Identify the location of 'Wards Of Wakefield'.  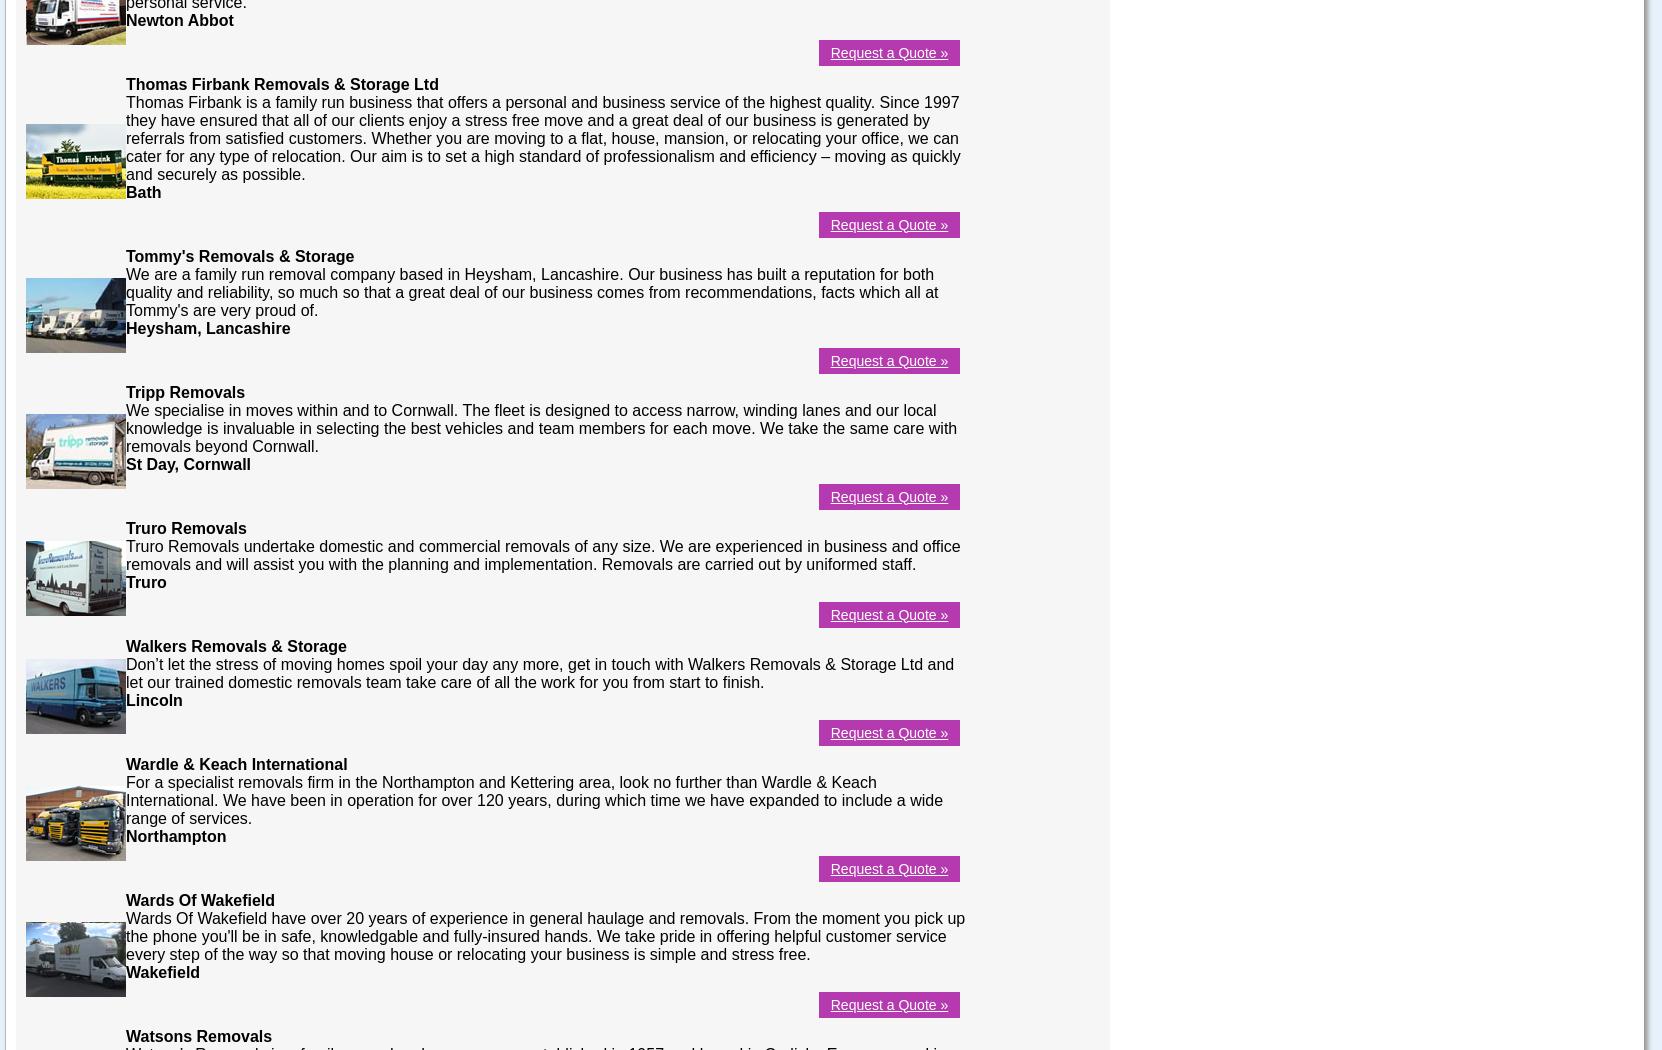
(199, 898).